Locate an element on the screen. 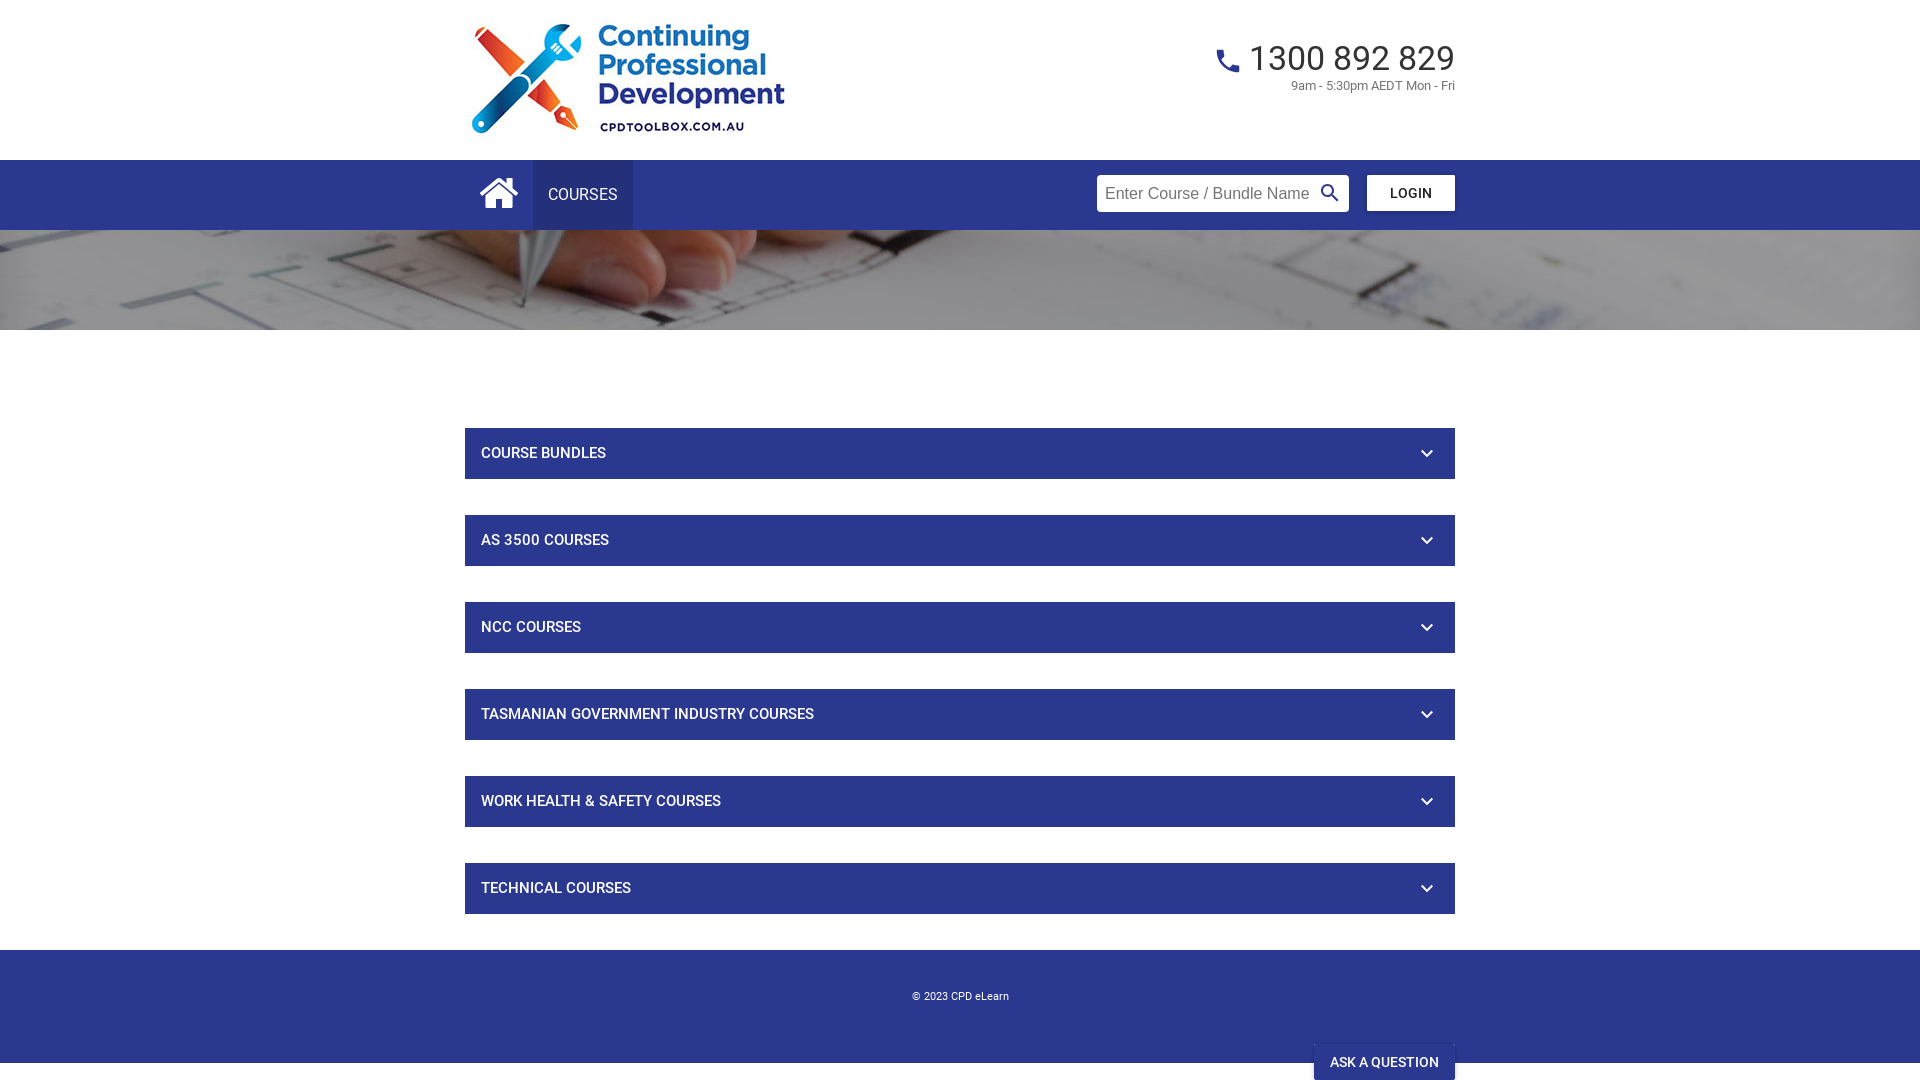  'LOGIN' is located at coordinates (1410, 192).